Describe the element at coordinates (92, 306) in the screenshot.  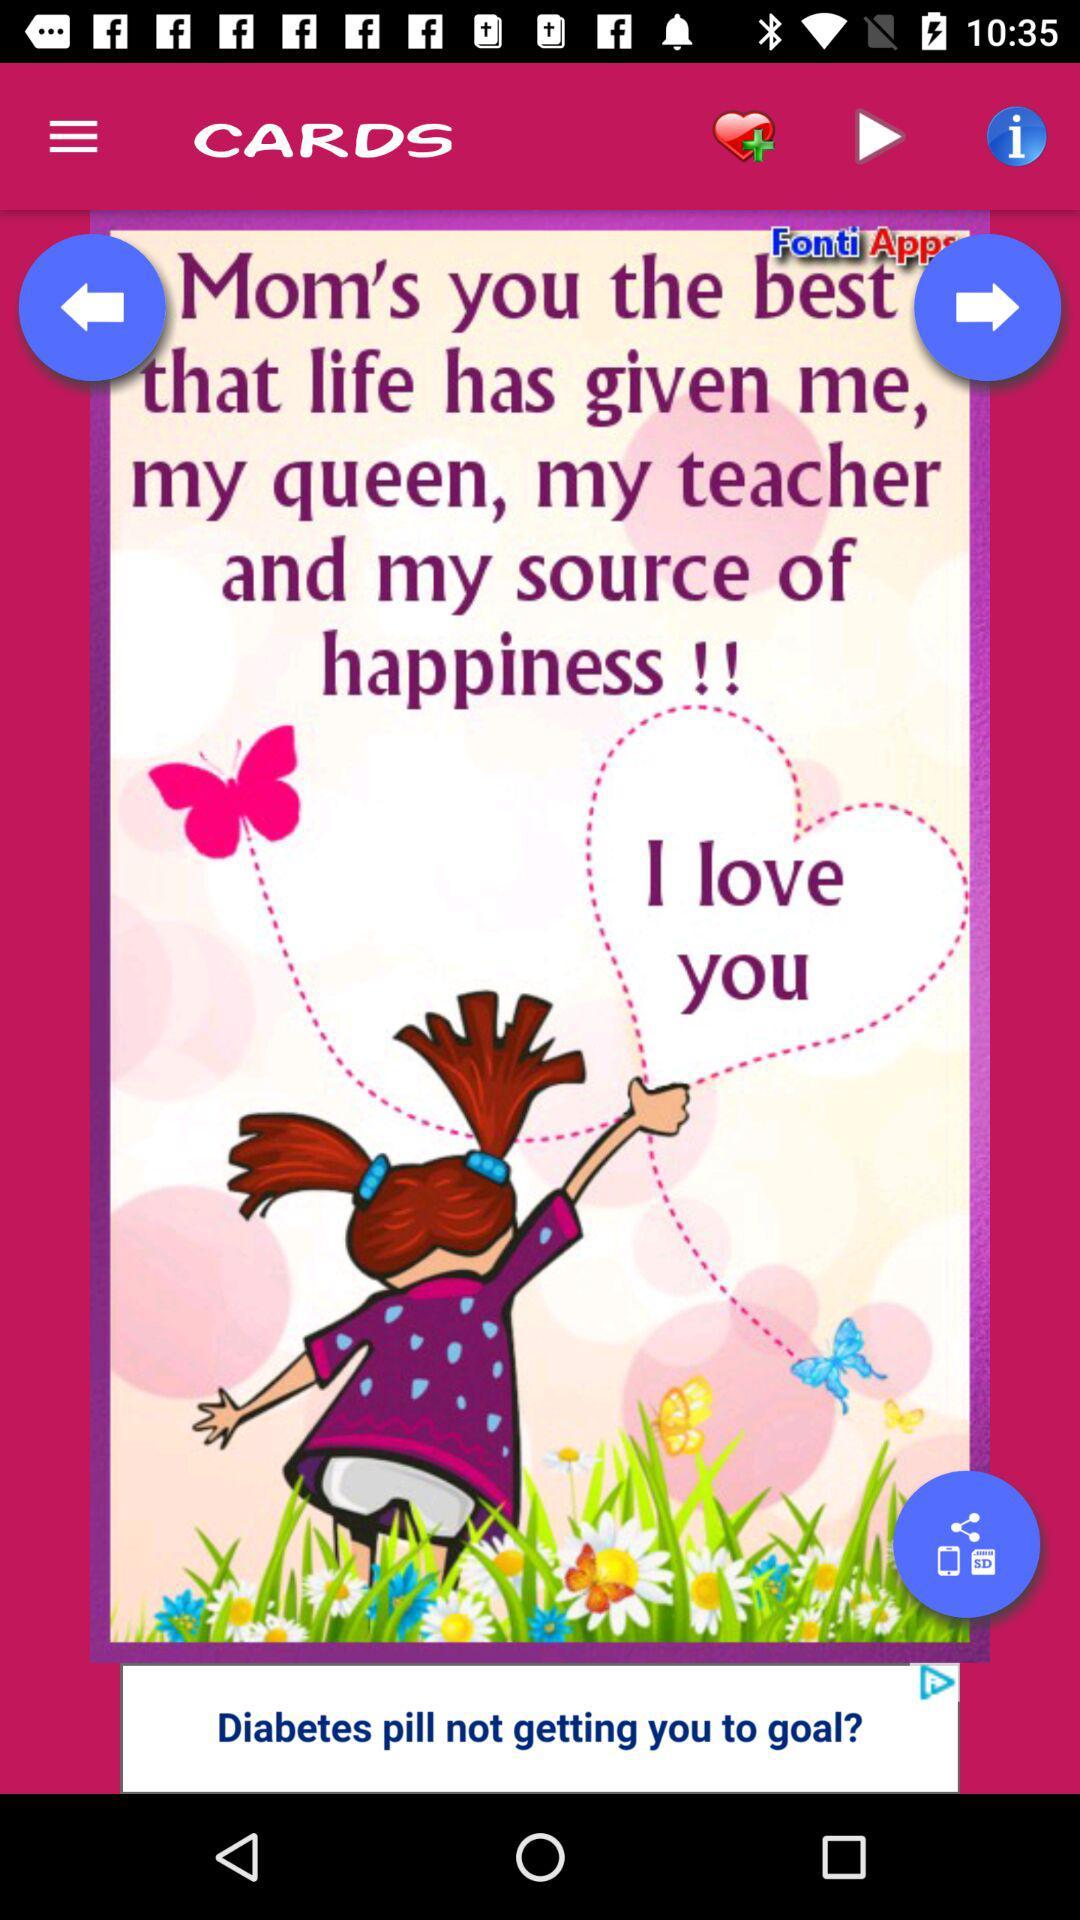
I see `go back` at that location.